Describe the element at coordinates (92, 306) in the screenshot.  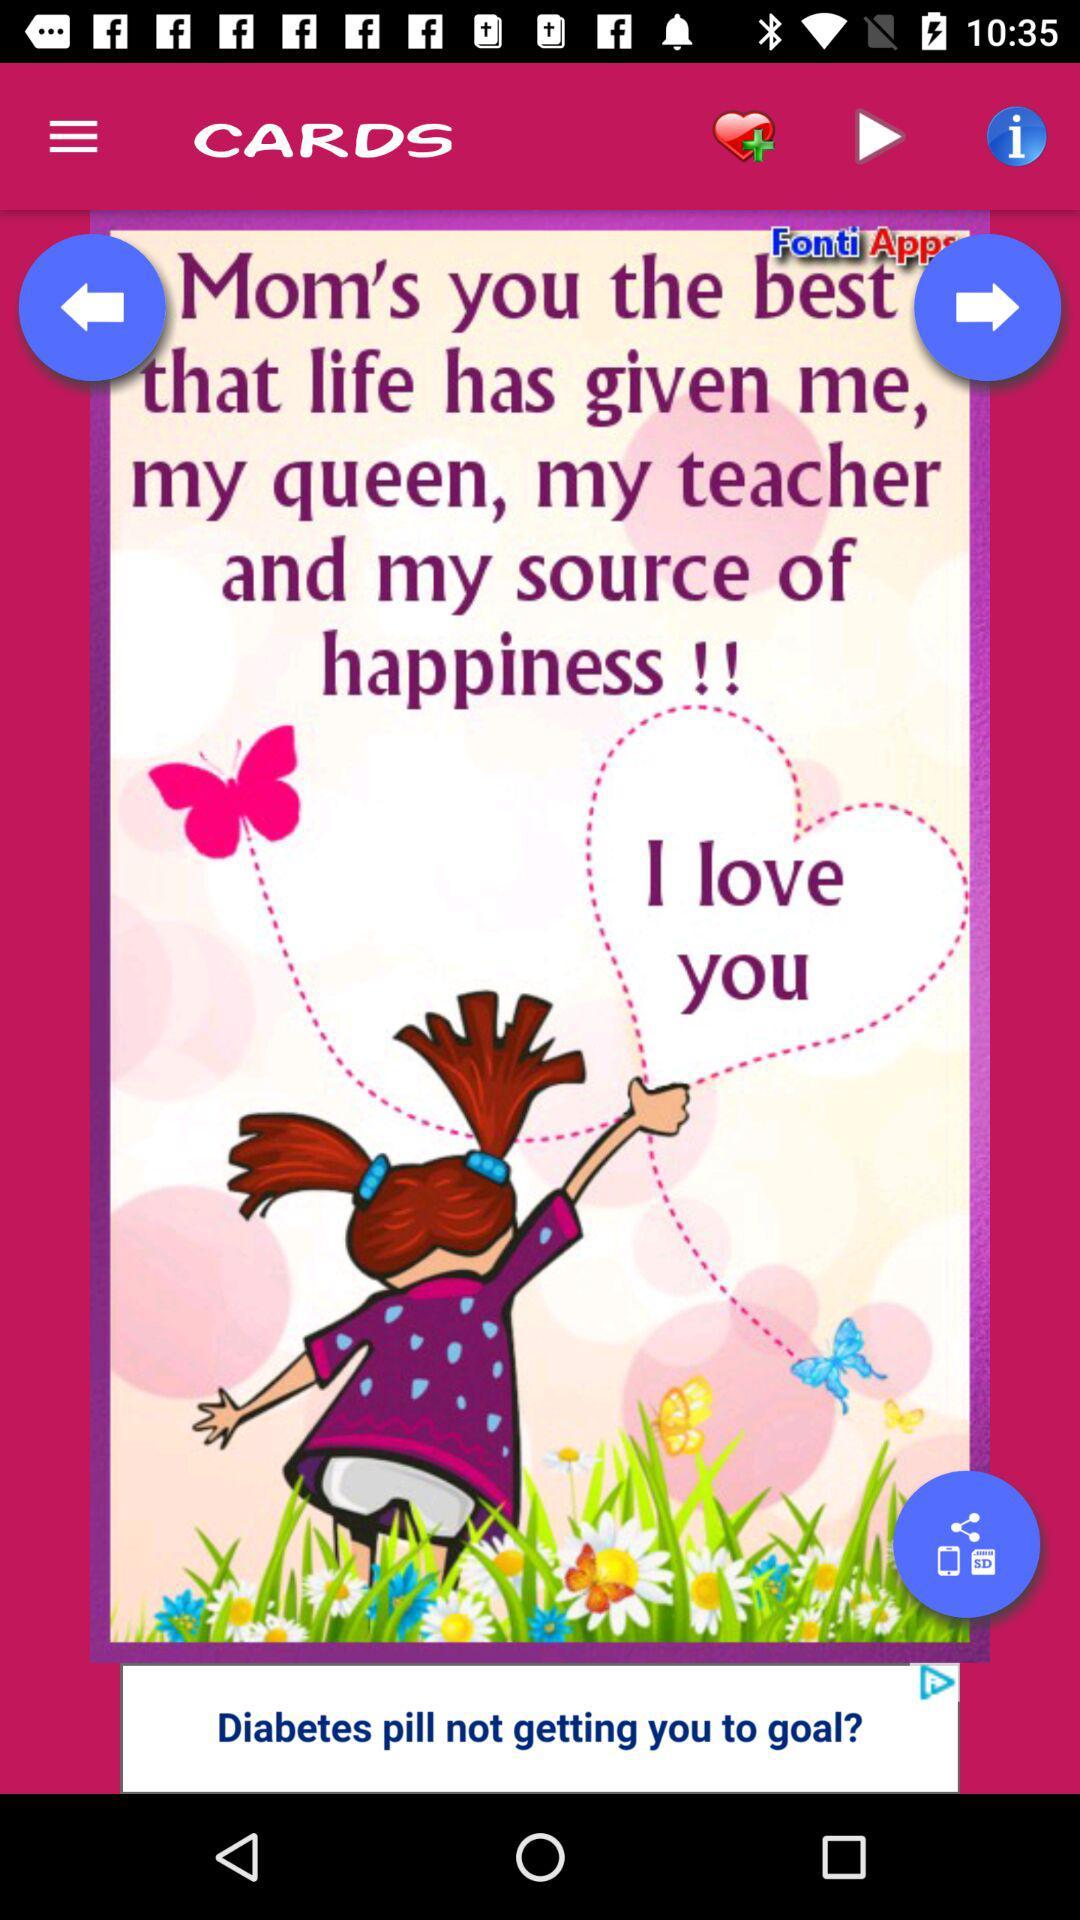
I see `go back` at that location.